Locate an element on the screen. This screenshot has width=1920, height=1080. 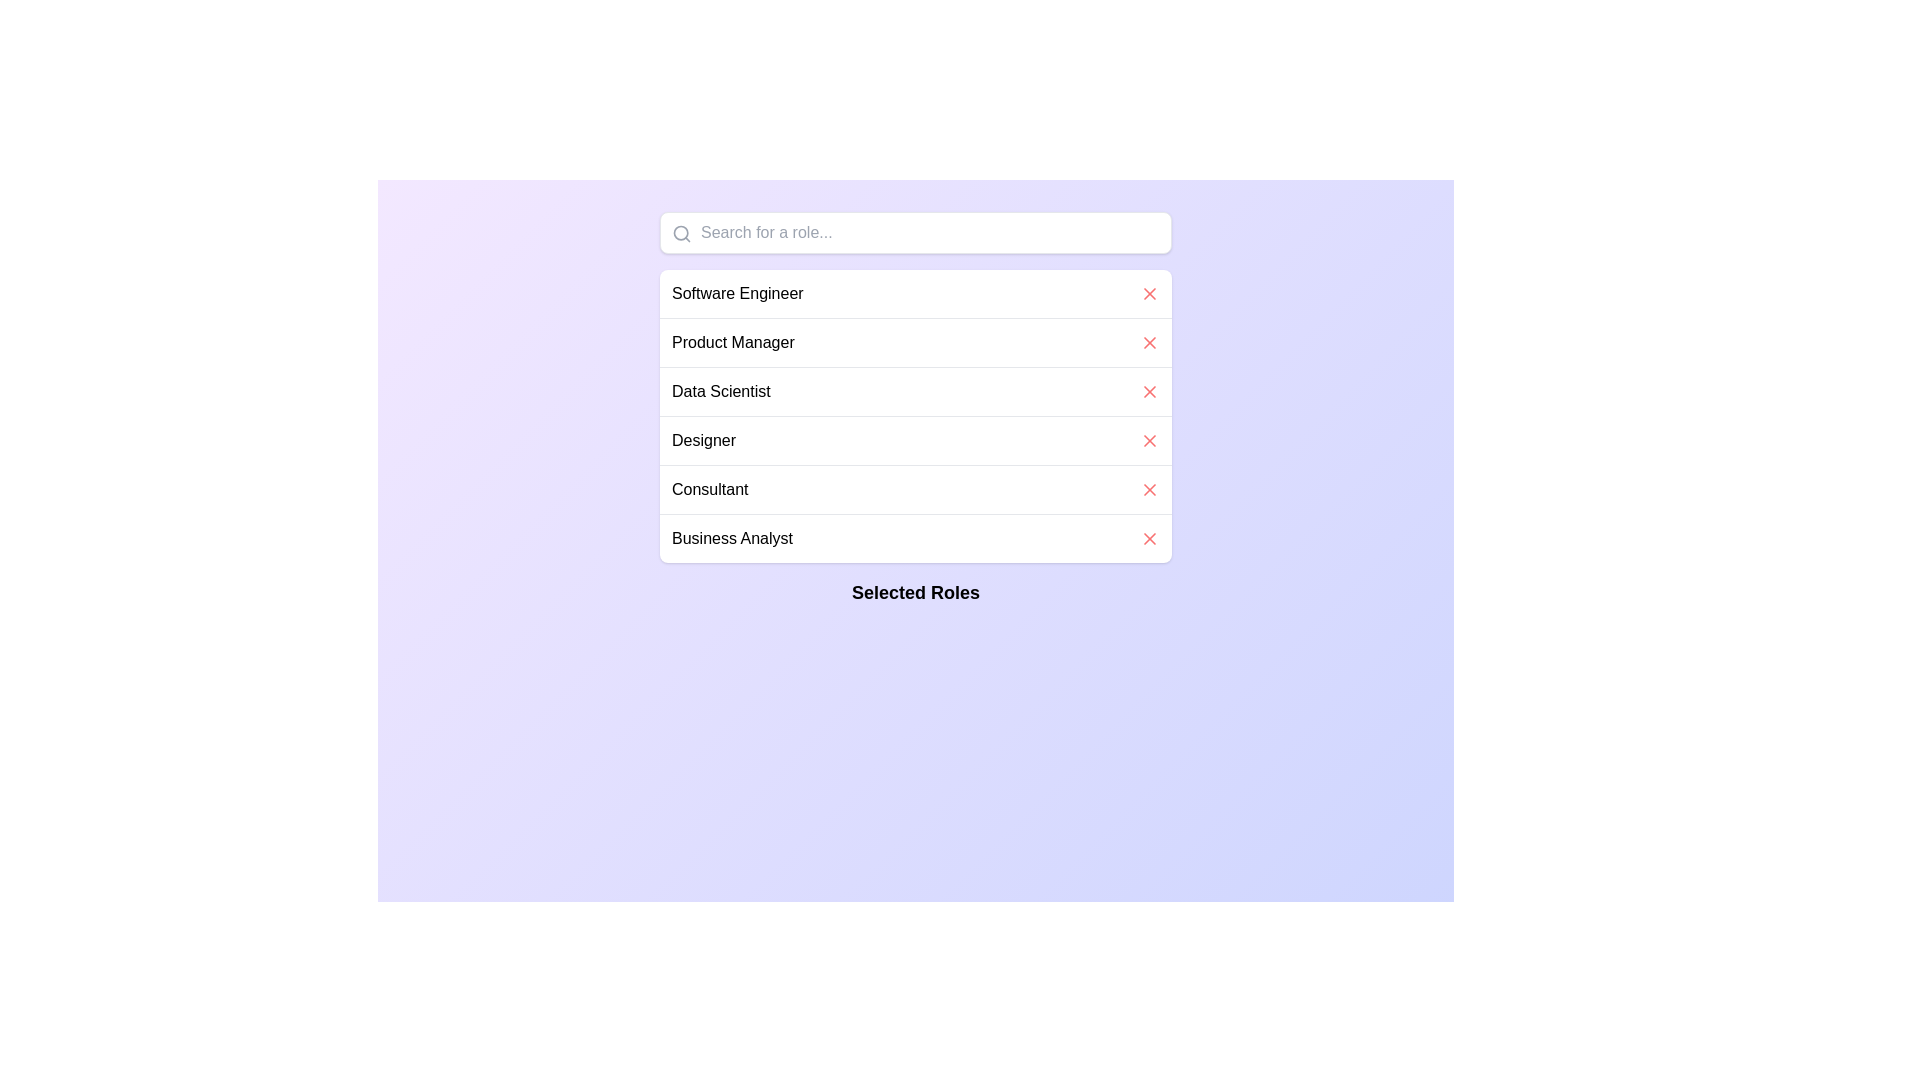
the last row of the selectable list item representing the role 'Business Analyst' is located at coordinates (915, 537).